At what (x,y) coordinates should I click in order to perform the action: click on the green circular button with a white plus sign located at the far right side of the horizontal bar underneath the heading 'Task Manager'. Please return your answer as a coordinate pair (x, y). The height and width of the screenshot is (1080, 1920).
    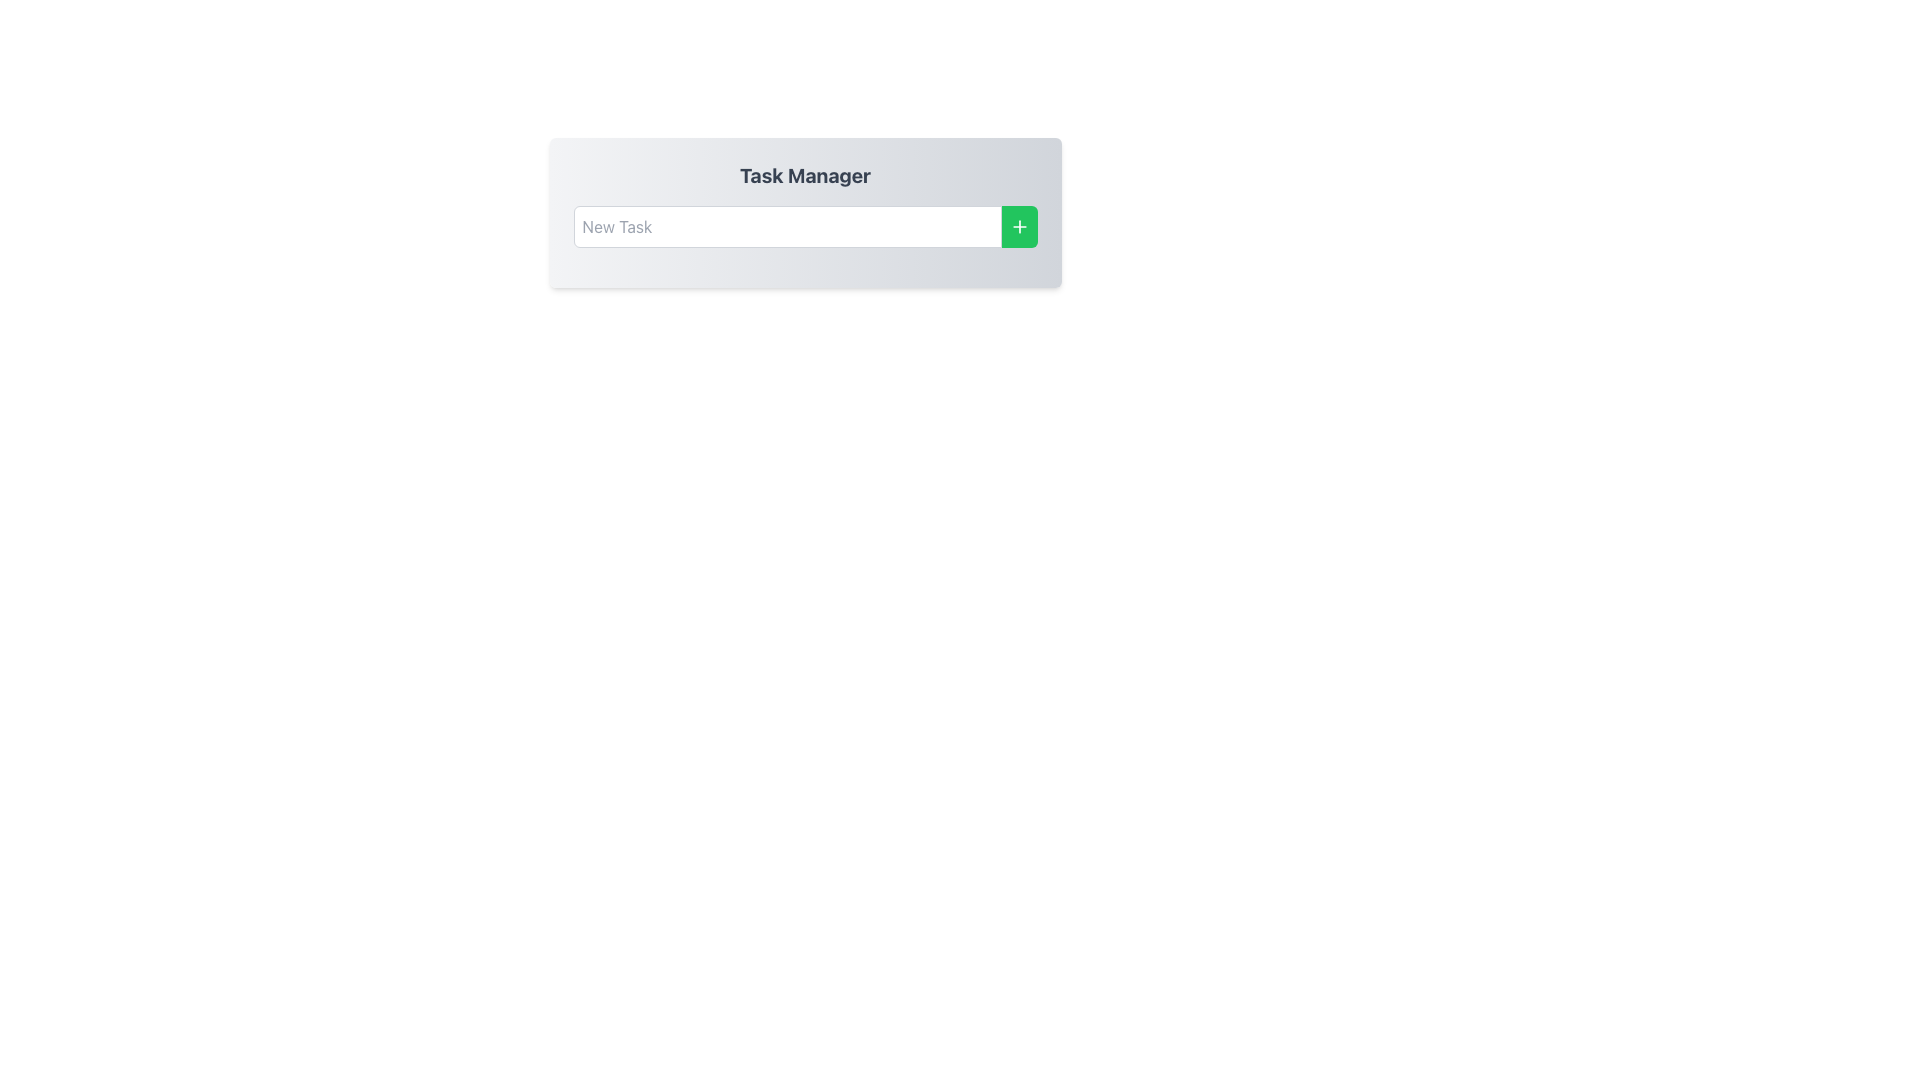
    Looking at the image, I should click on (1019, 226).